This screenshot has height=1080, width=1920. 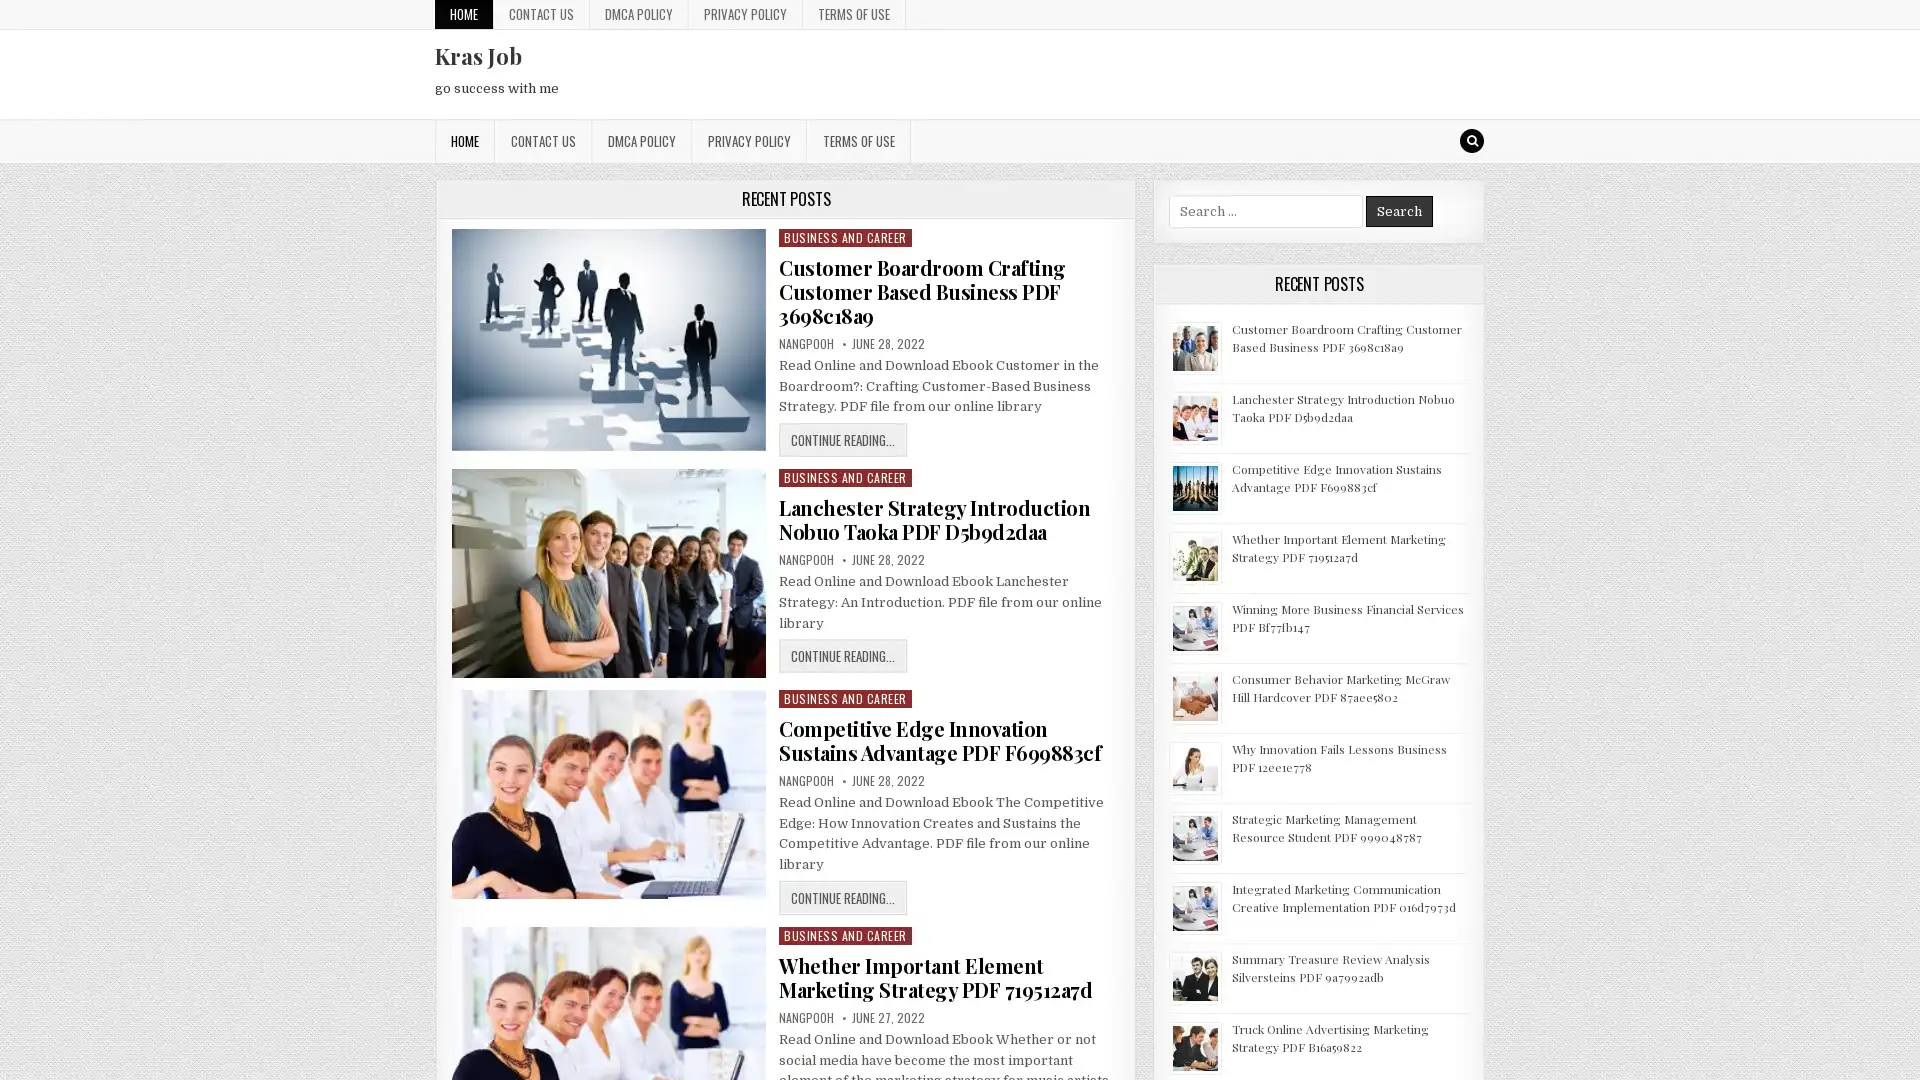 What do you see at coordinates (1398, 211) in the screenshot?
I see `Search` at bounding box center [1398, 211].